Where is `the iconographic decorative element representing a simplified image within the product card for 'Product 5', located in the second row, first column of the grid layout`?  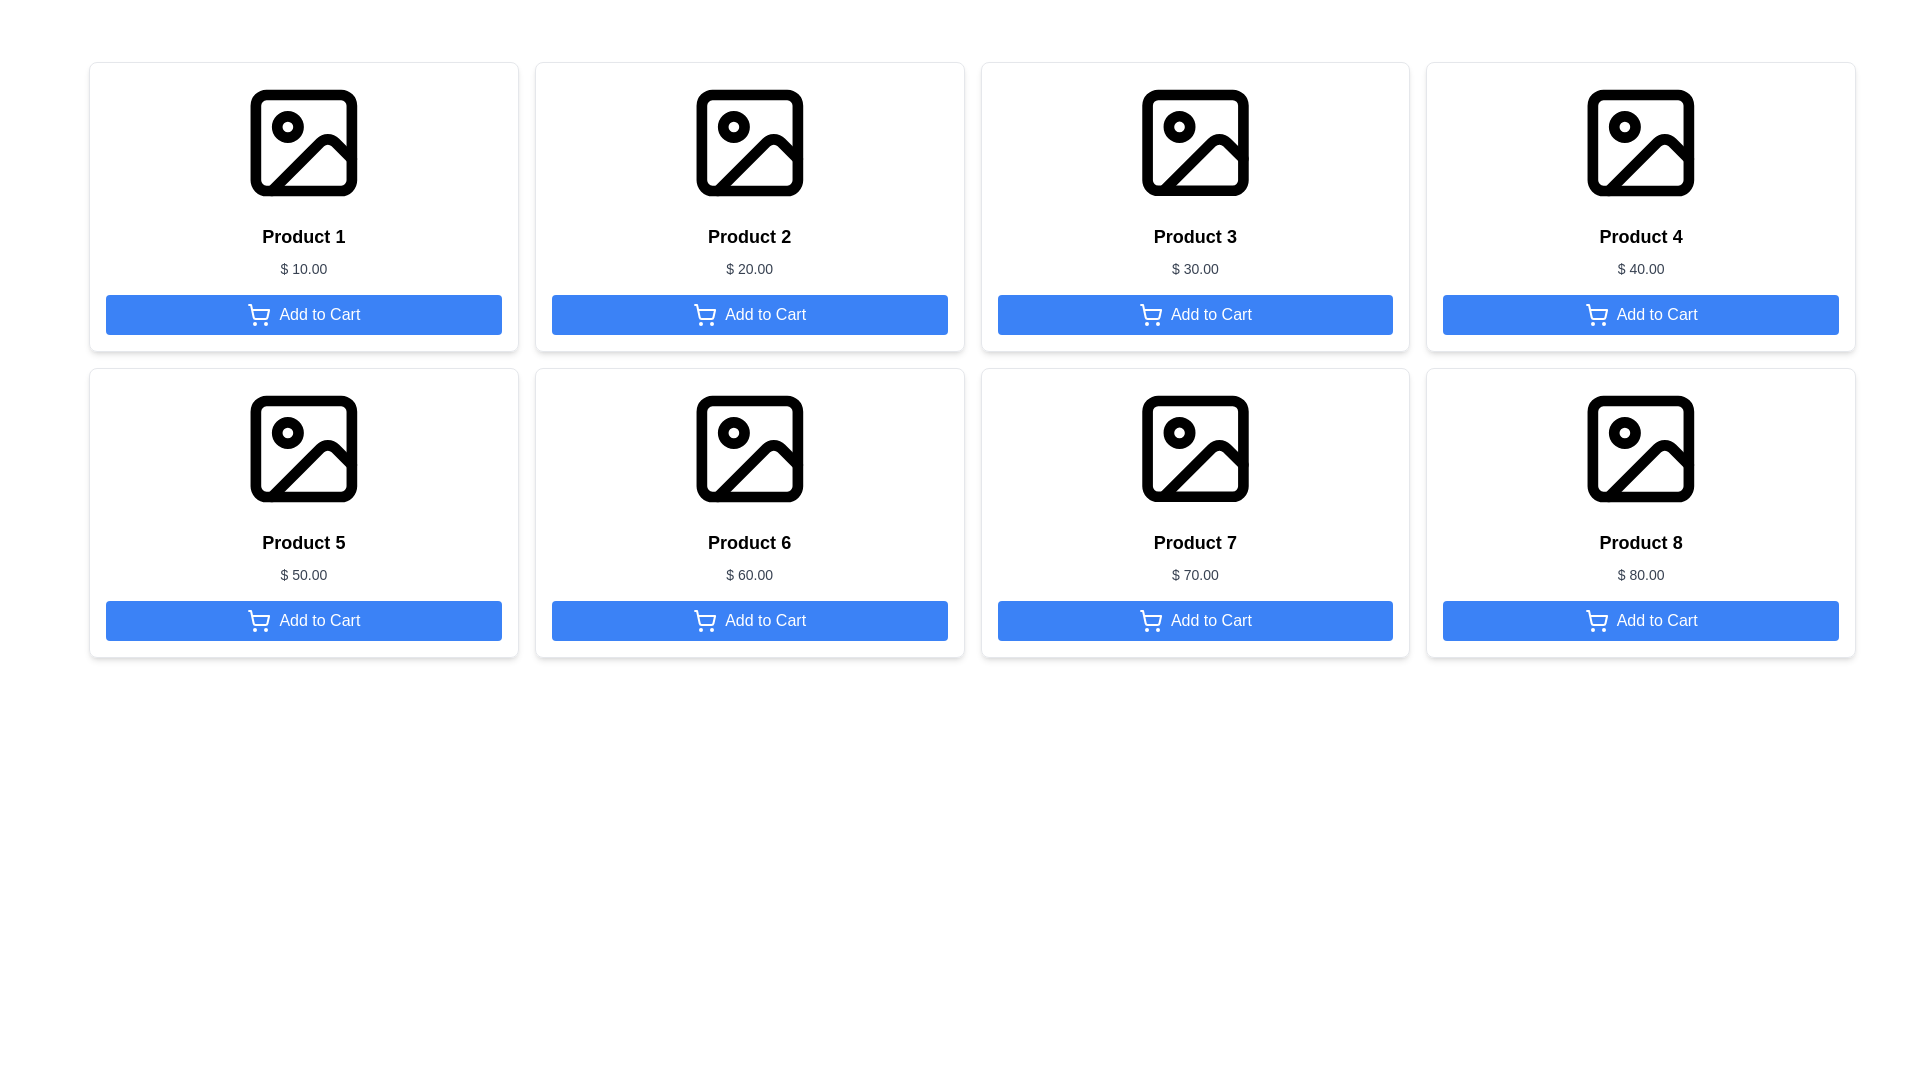 the iconographic decorative element representing a simplified image within the product card for 'Product 5', located in the second row, first column of the grid layout is located at coordinates (310, 471).